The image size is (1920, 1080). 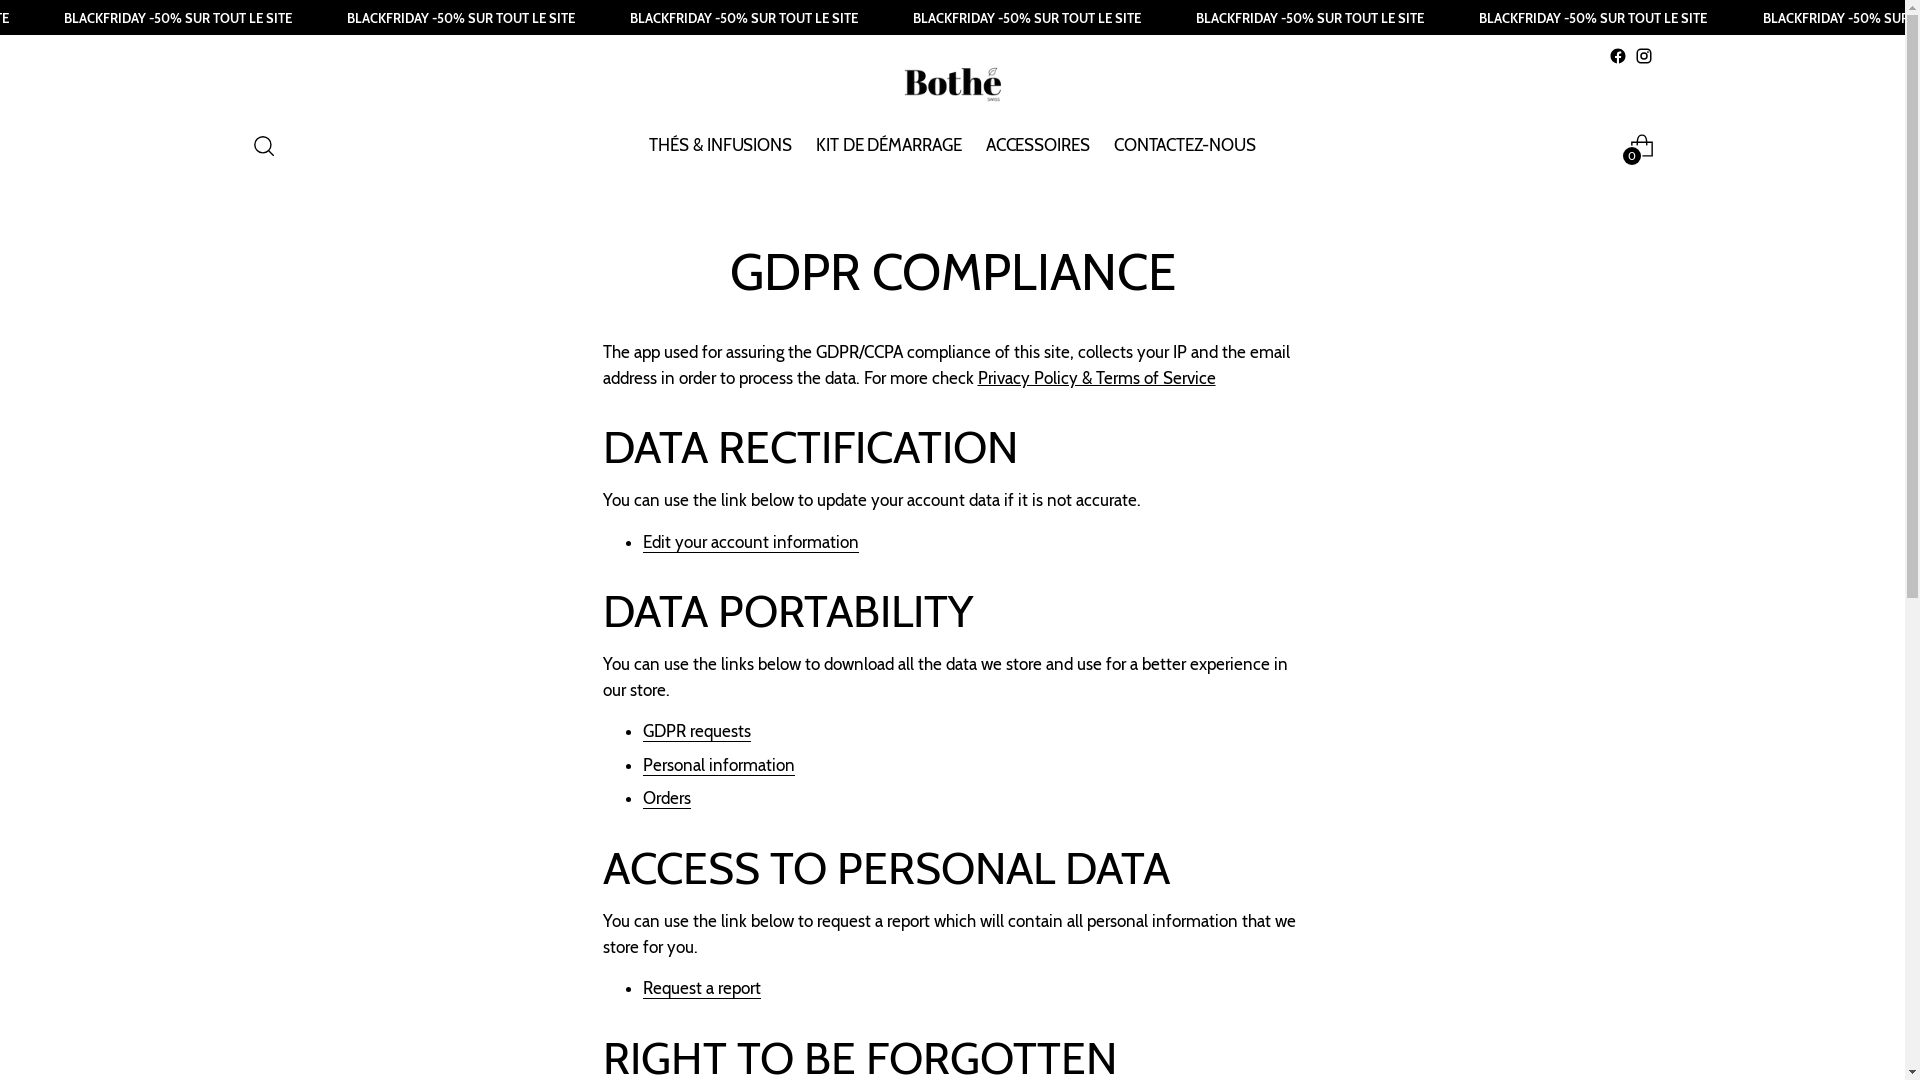 I want to click on 'Bothe Swiss sur Facebook', so click(x=1608, y=55).